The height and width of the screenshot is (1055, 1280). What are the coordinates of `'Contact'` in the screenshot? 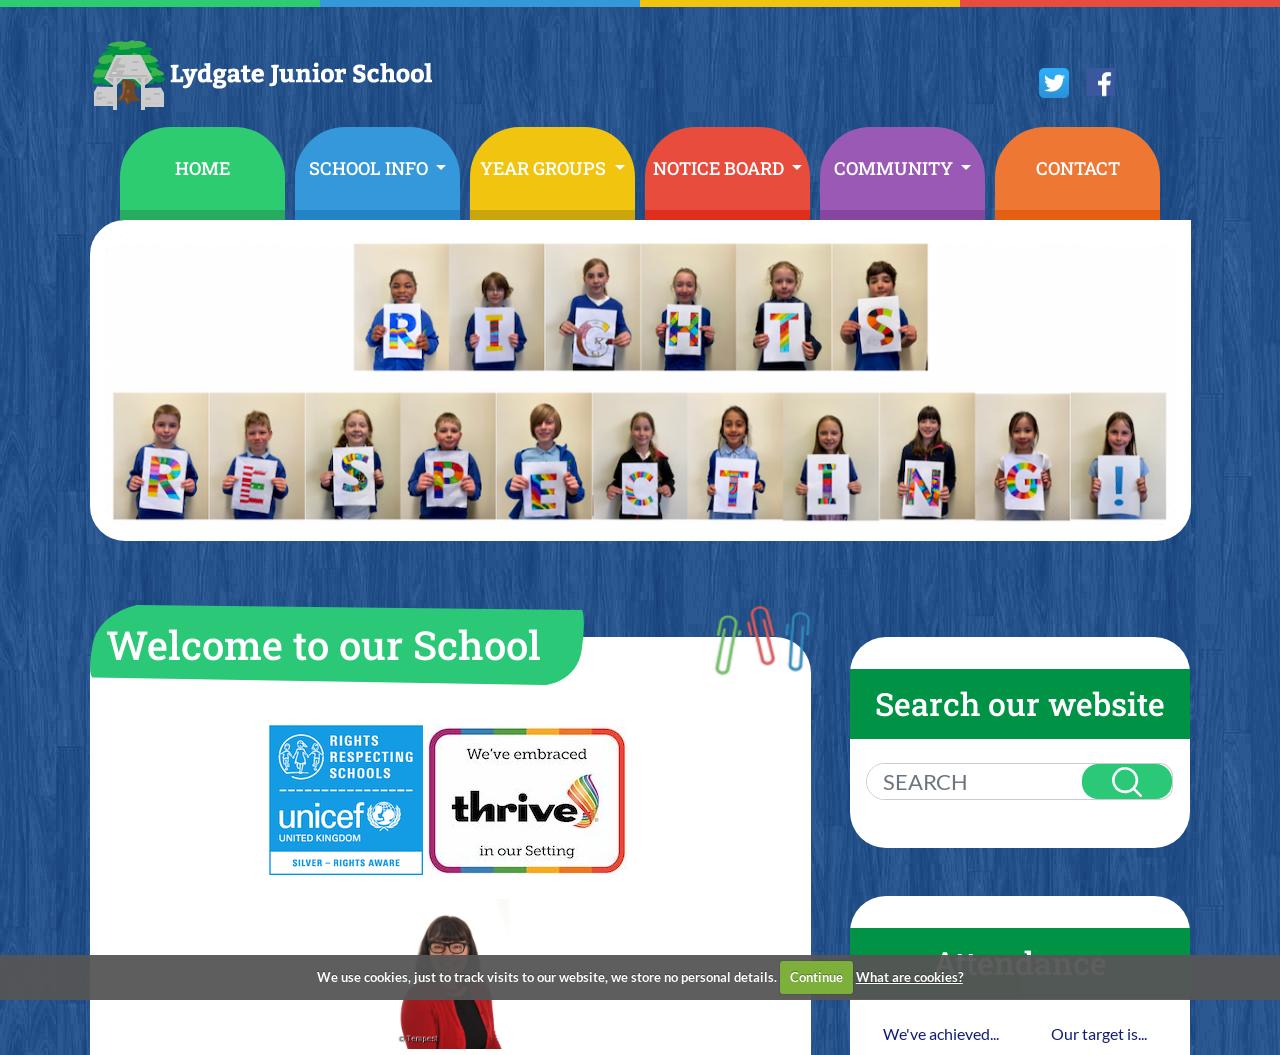 It's located at (1075, 167).